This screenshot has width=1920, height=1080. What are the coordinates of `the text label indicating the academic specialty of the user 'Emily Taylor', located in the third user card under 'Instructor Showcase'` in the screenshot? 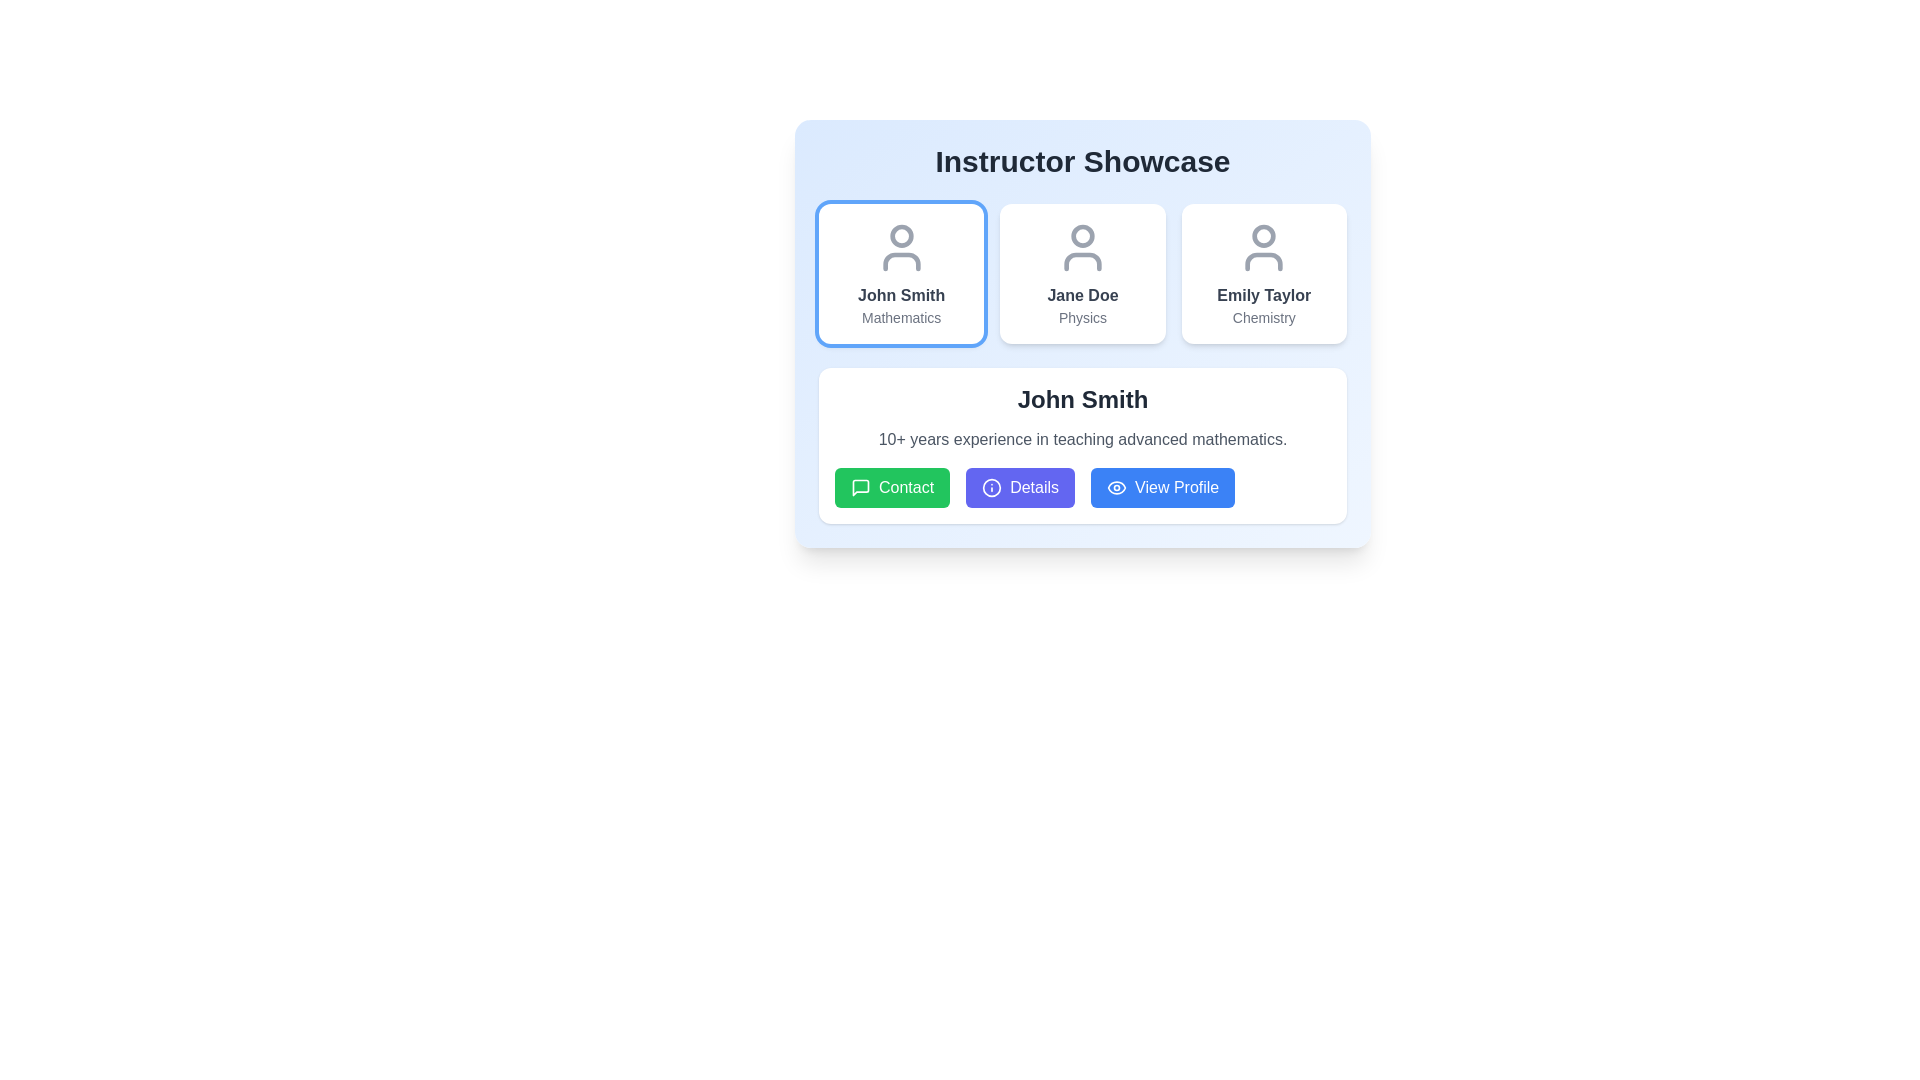 It's located at (1263, 316).